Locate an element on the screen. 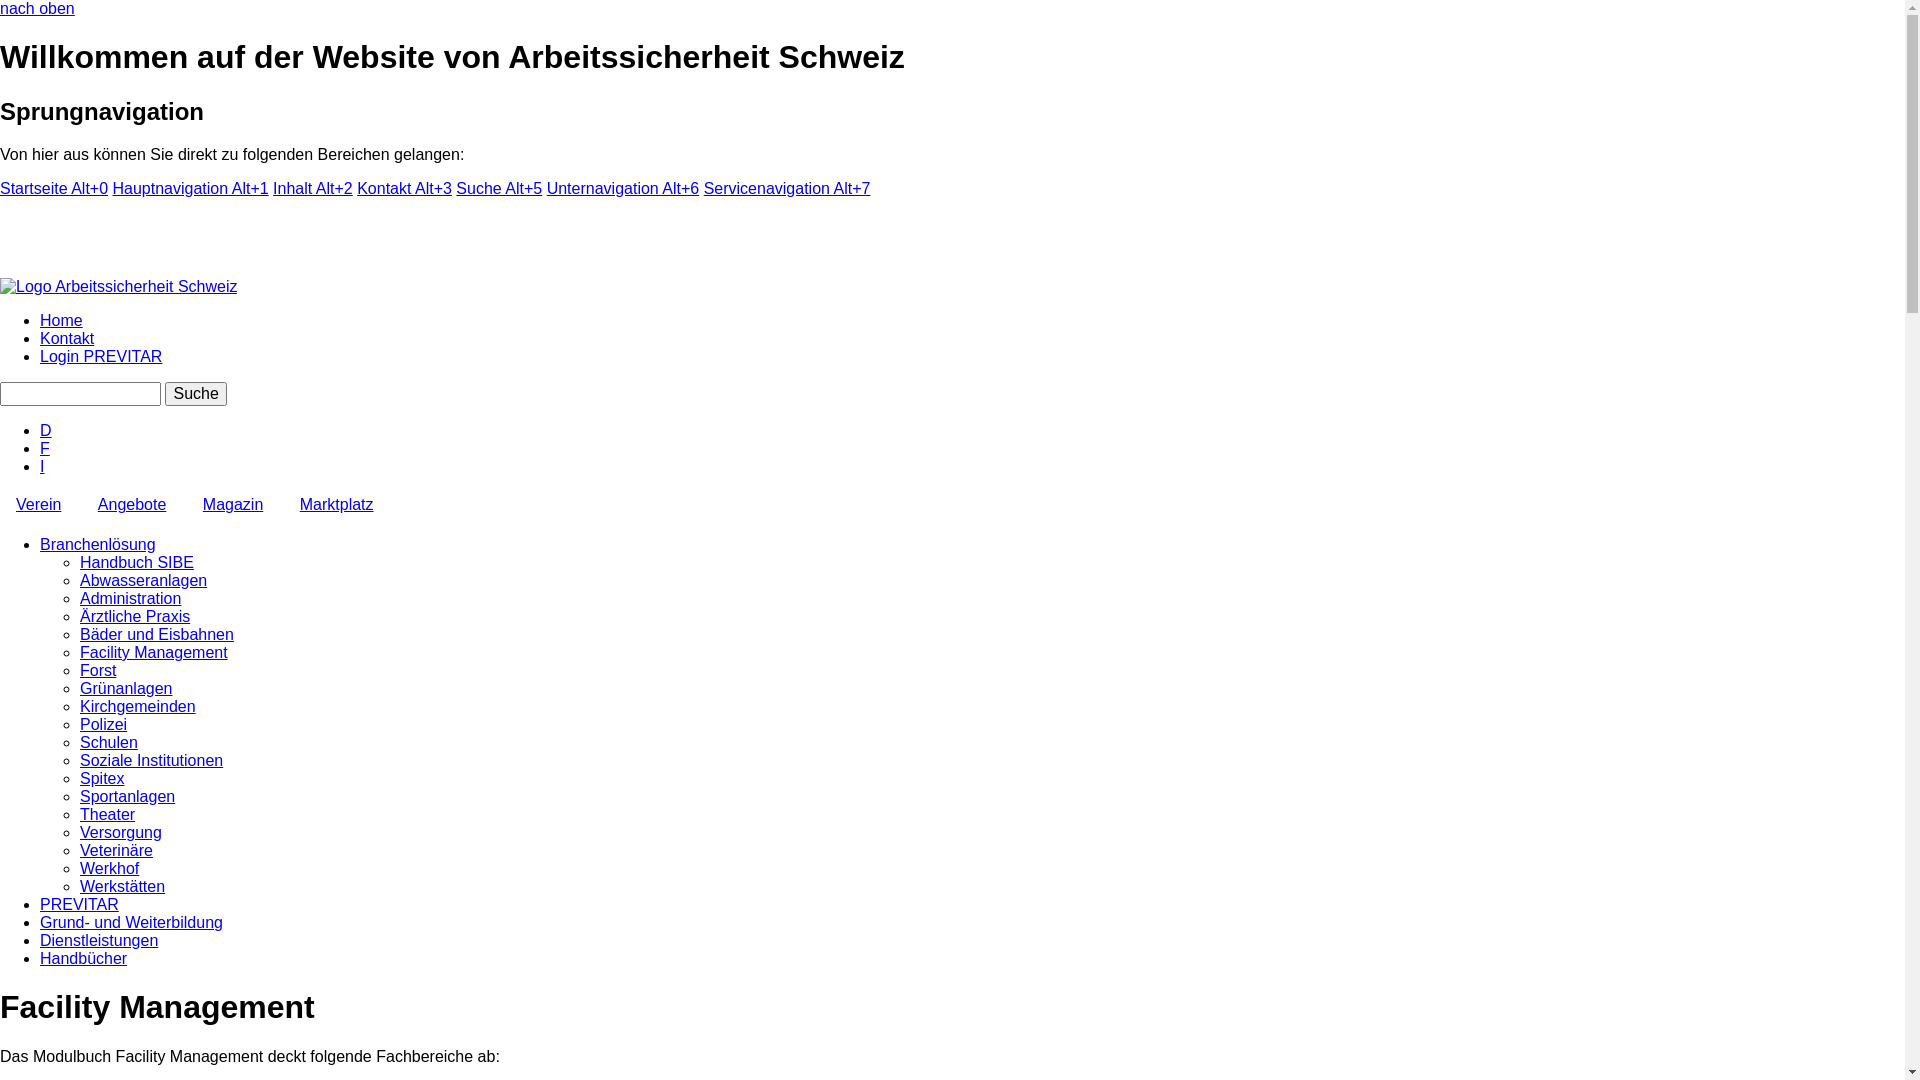 The image size is (1920, 1080). 'Handbuch SIBE' is located at coordinates (136, 562).